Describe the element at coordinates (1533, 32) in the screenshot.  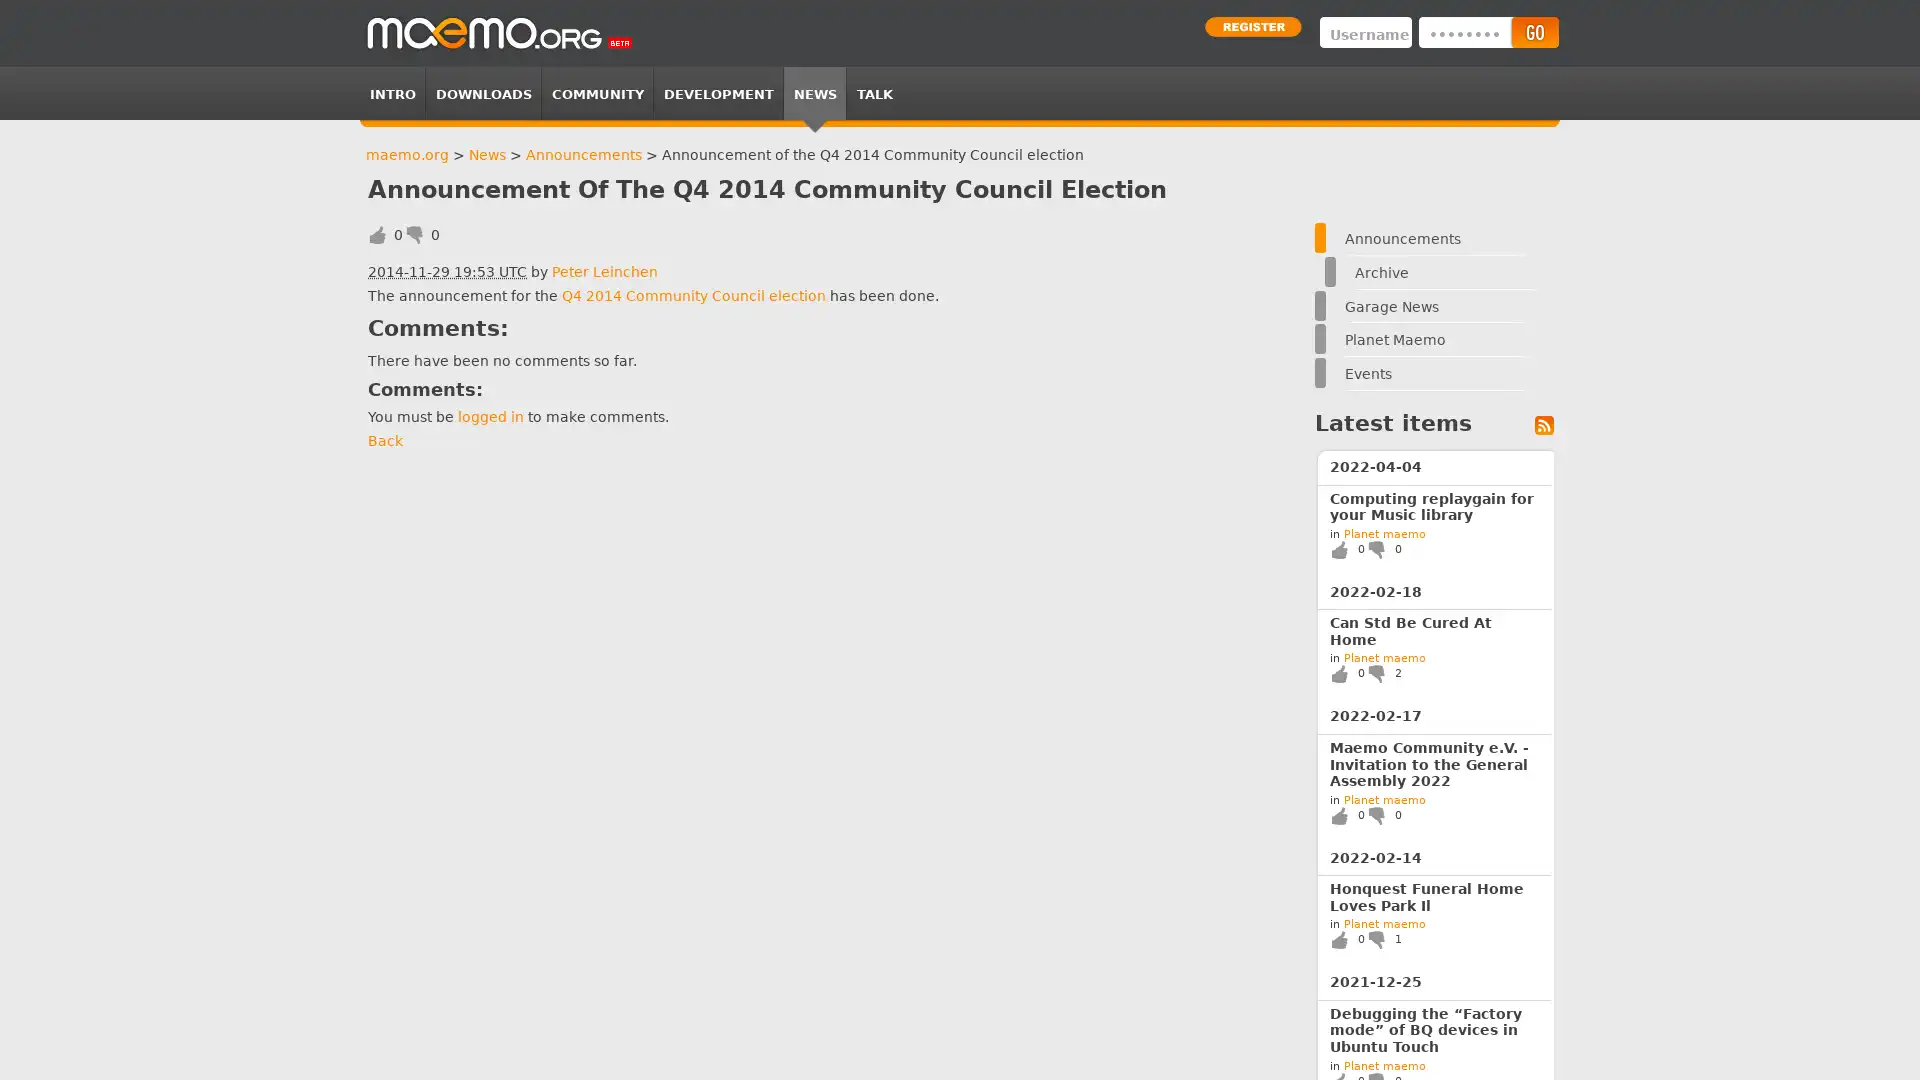
I see `Login` at that location.